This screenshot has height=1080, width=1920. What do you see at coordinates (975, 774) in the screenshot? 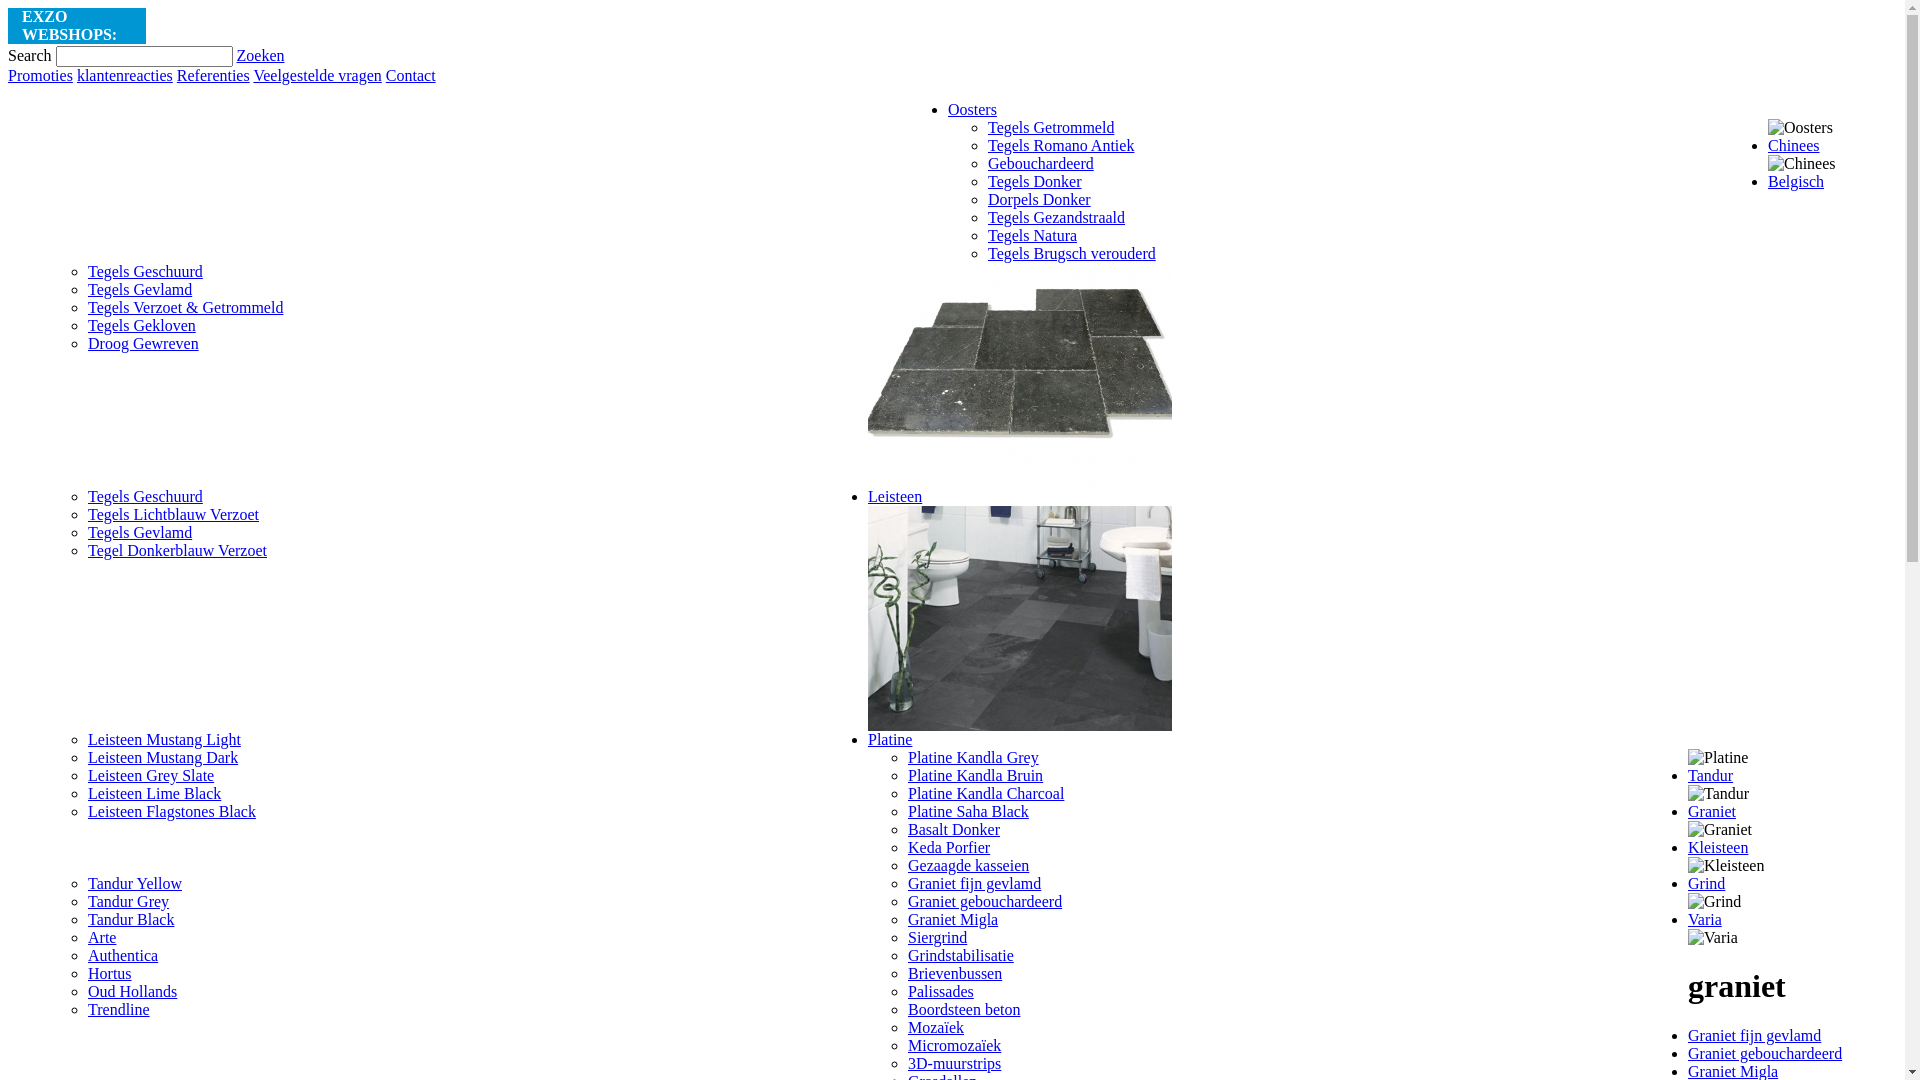
I see `'Platine Kandla Bruin'` at bounding box center [975, 774].